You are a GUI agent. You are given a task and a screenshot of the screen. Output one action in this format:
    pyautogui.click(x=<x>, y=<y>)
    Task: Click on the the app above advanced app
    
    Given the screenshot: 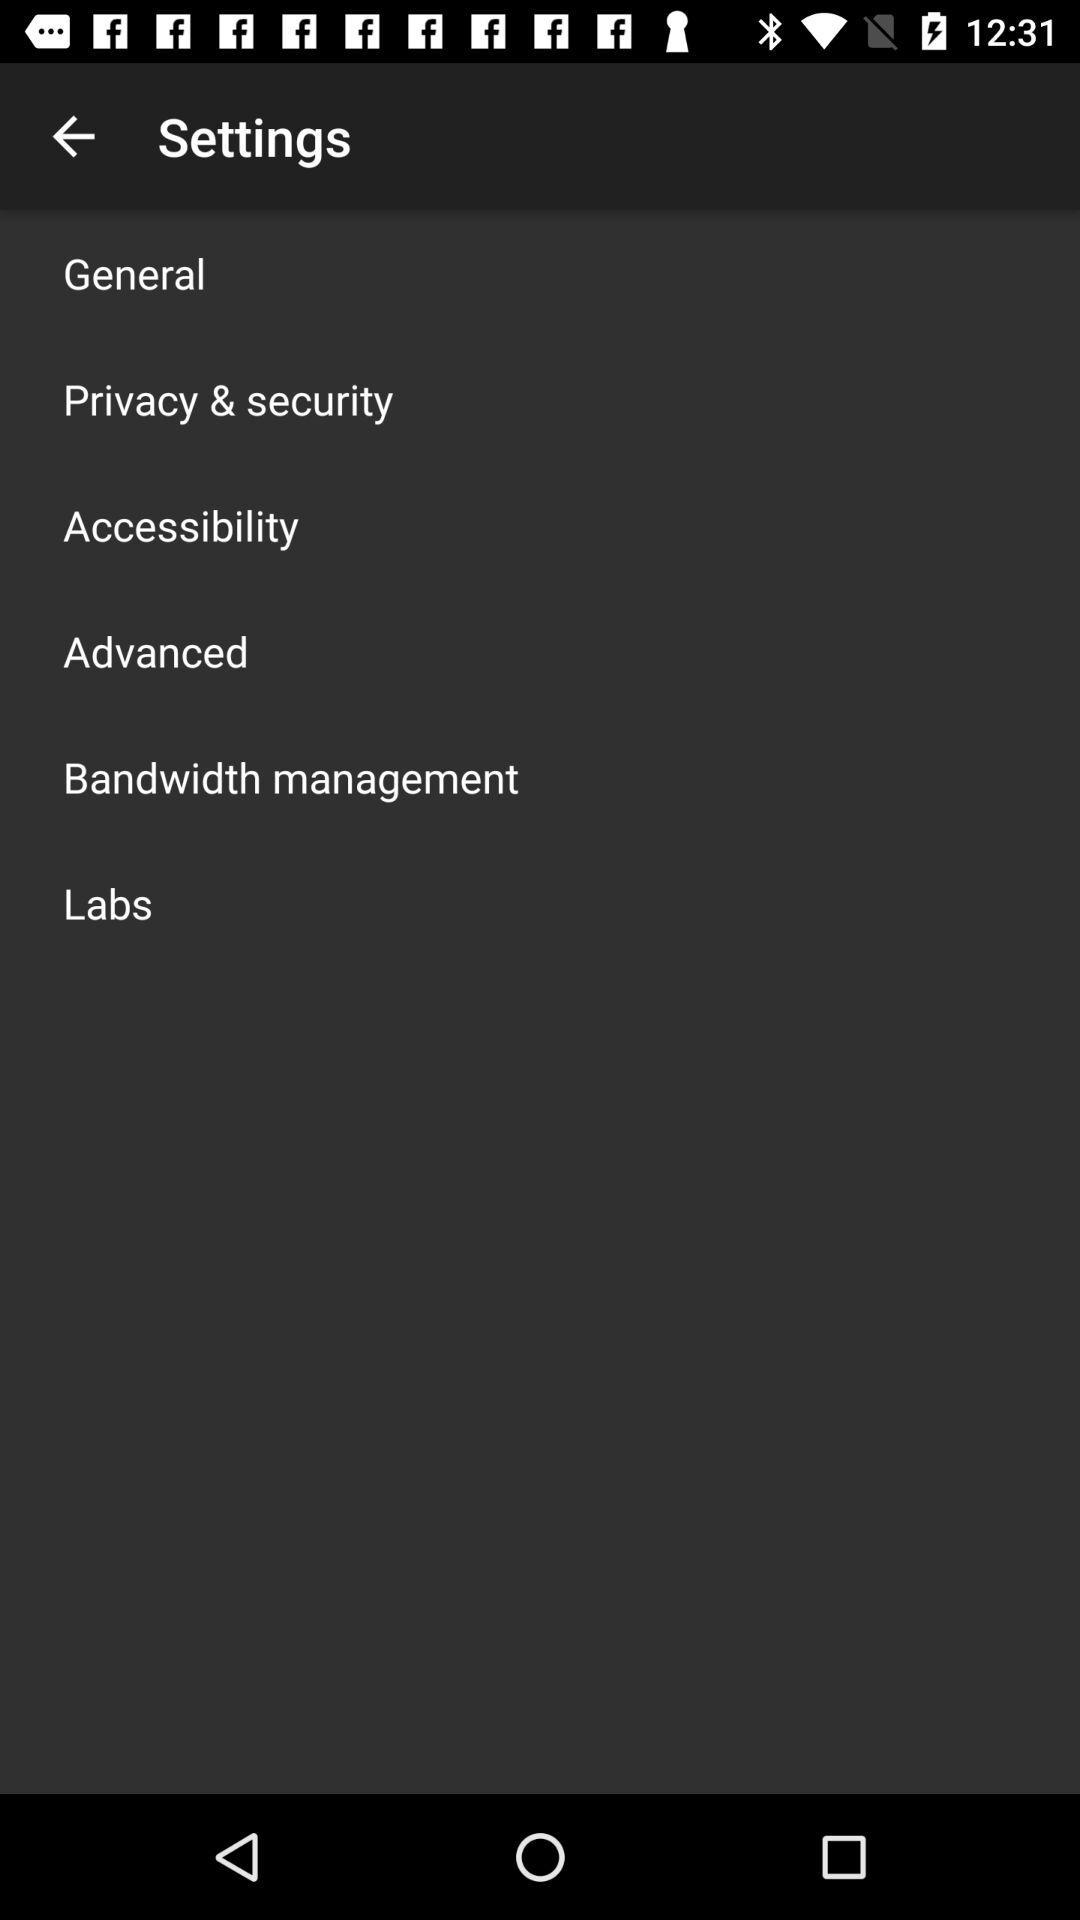 What is the action you would take?
    pyautogui.click(x=181, y=524)
    